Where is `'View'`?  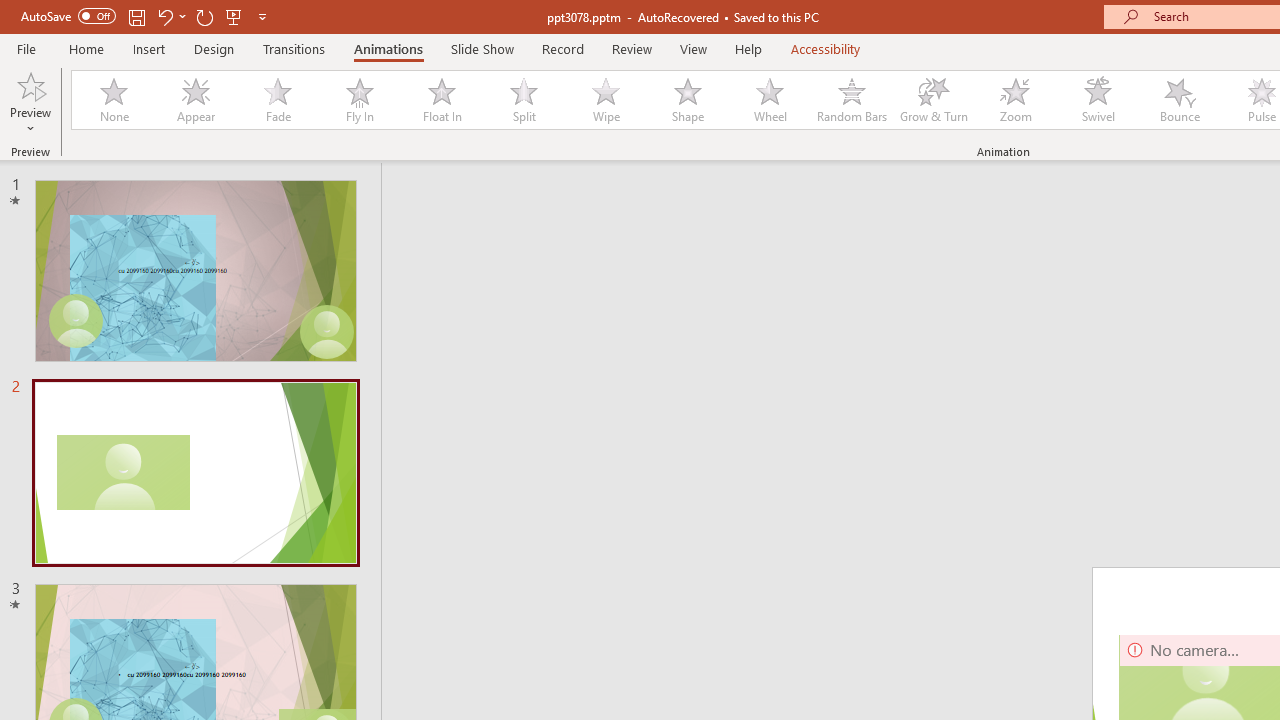
'View' is located at coordinates (693, 48).